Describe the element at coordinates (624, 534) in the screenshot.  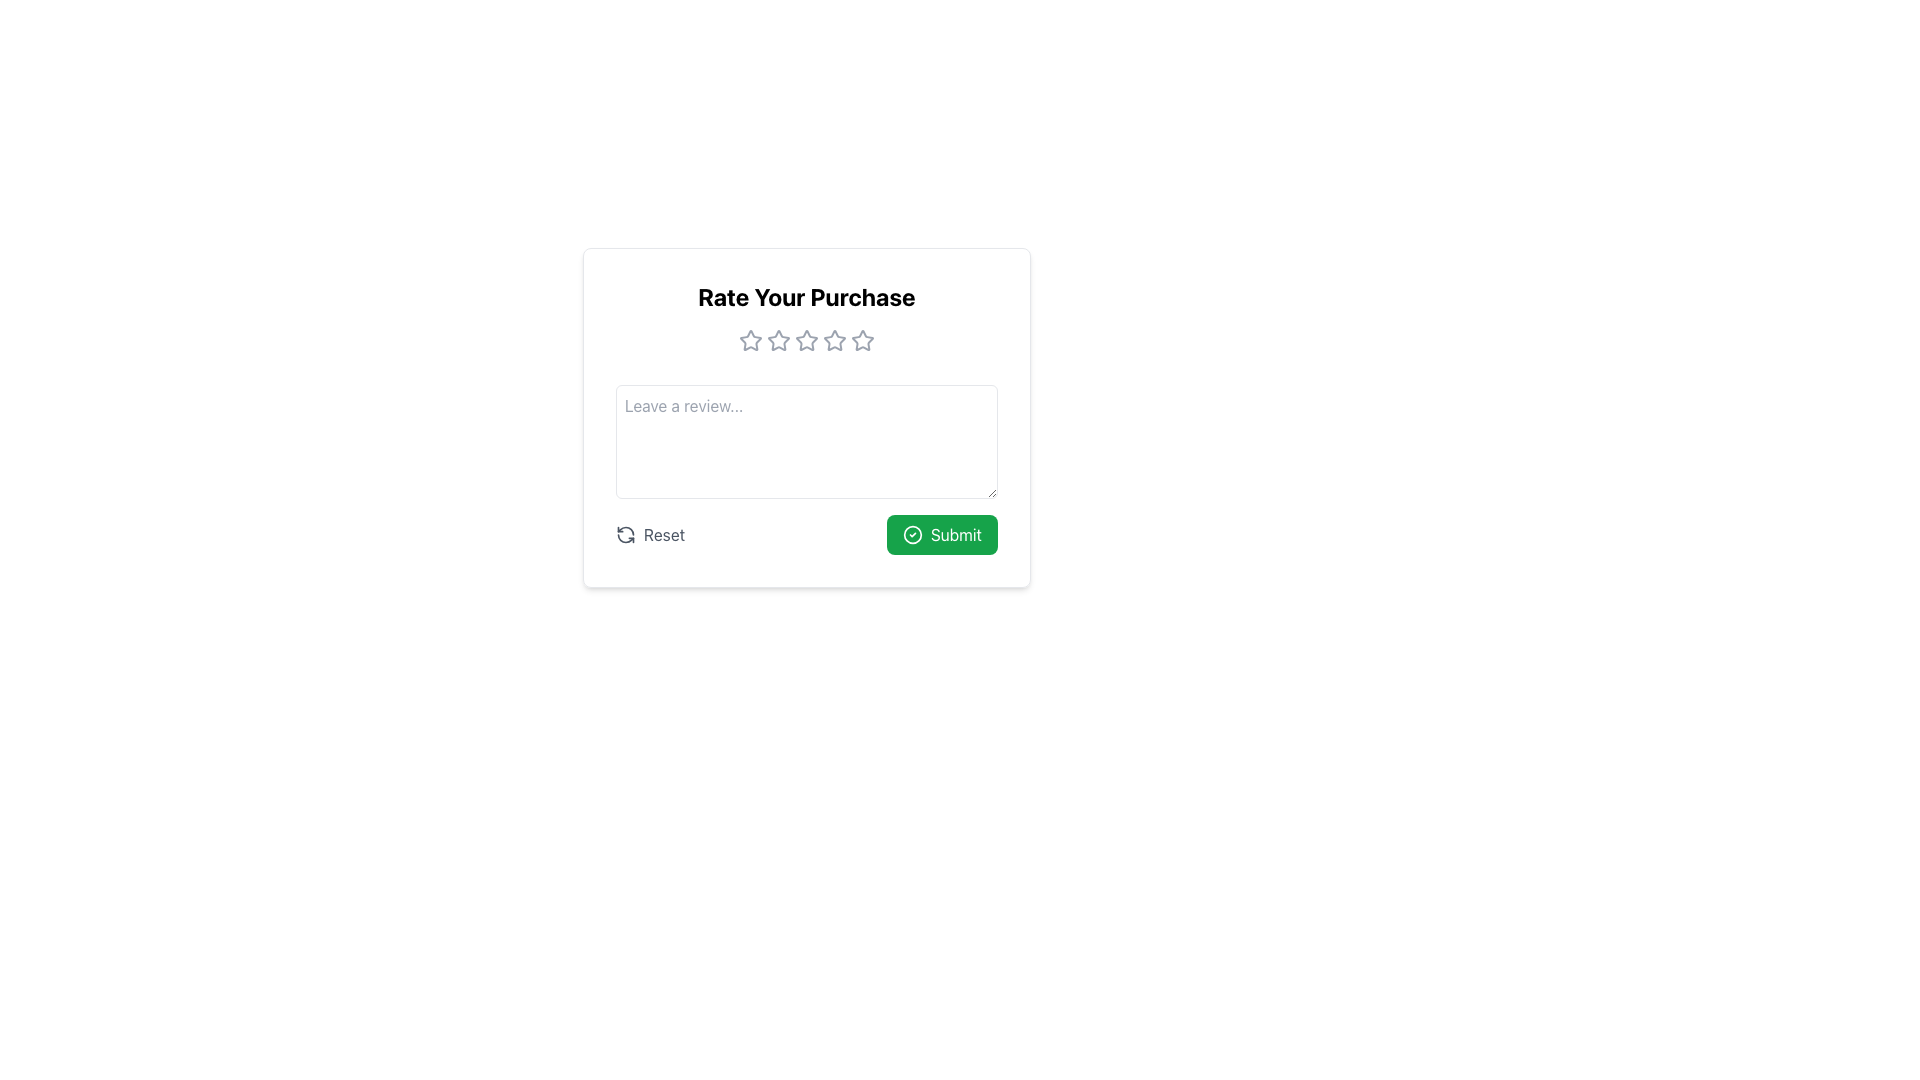
I see `the circular refresh icon located within the 'Reset' button in the bottom-left section of the modal for feedback` at that location.